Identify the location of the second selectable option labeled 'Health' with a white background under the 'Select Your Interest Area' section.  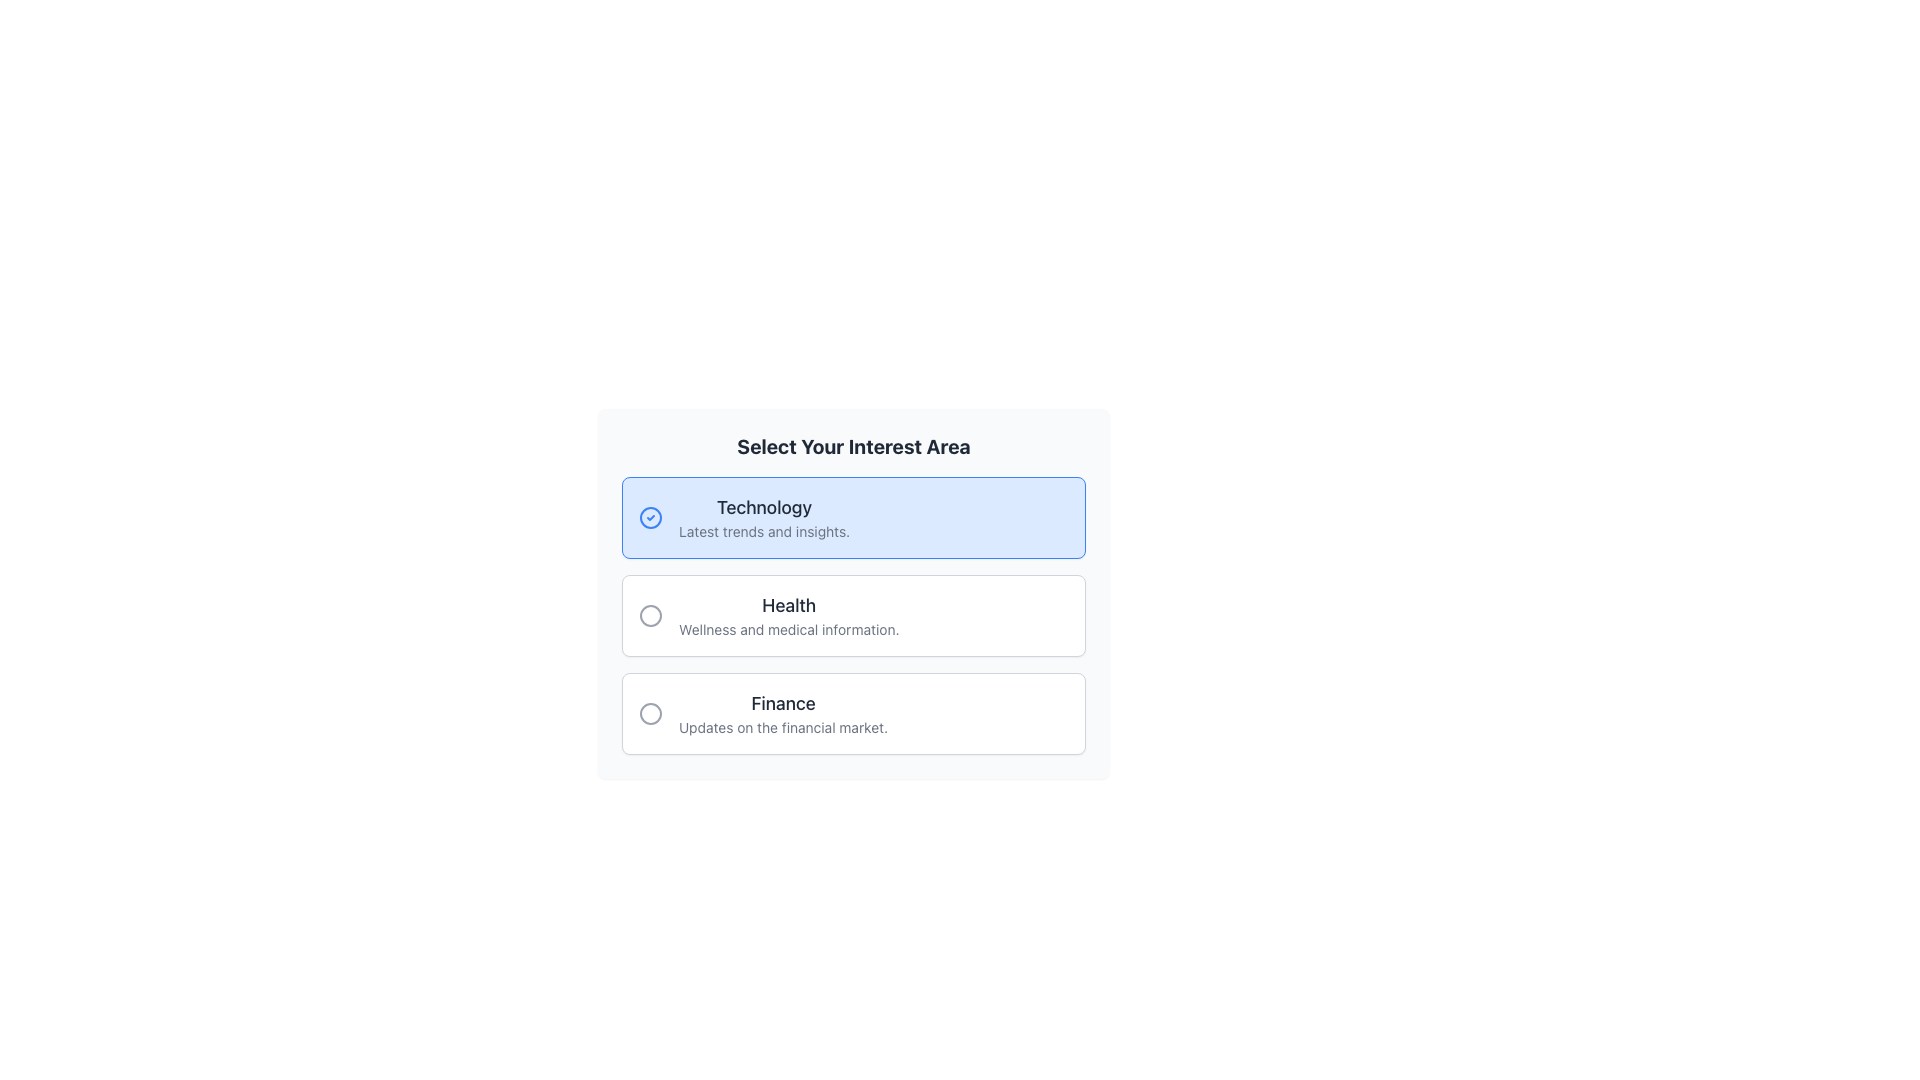
(854, 615).